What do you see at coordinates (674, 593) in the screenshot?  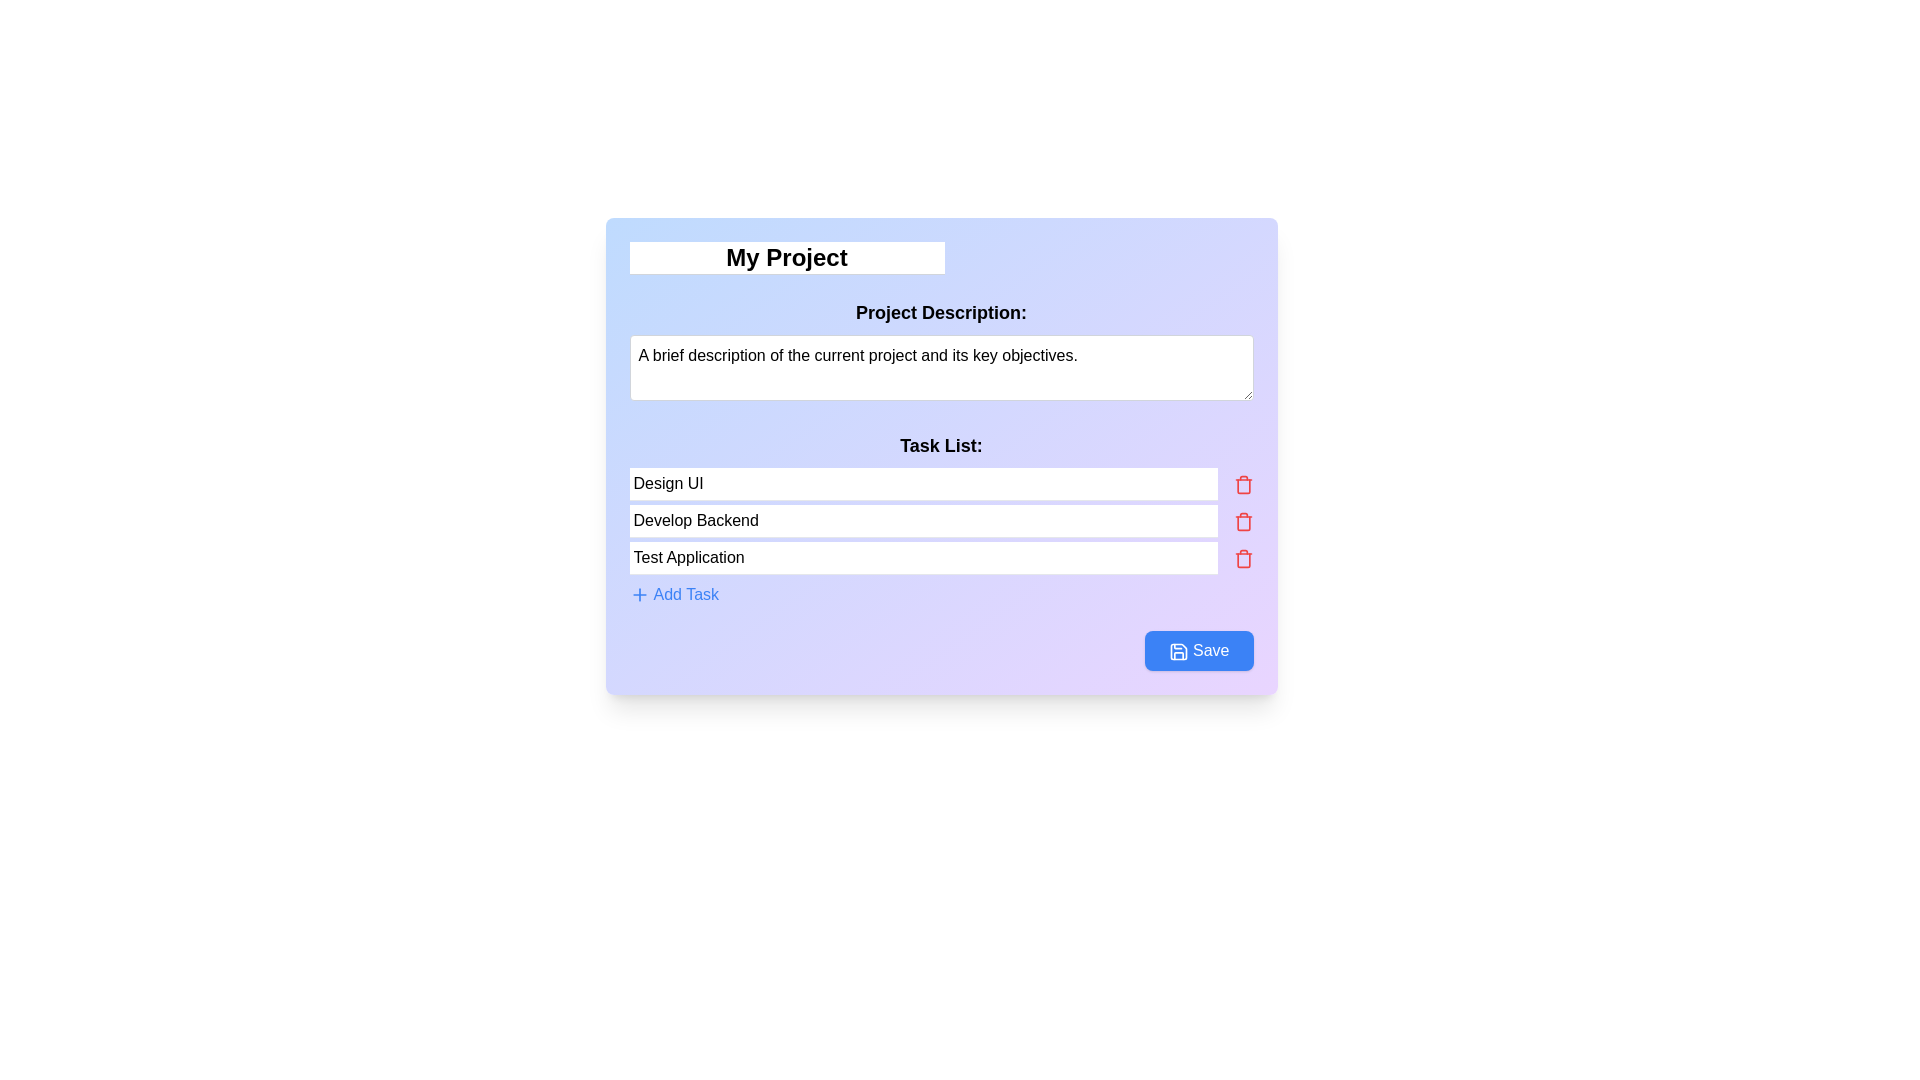 I see `the 'Add Task' button, which is a blue button with a plus icon located at the bottom of the 'Task List' section` at bounding box center [674, 593].